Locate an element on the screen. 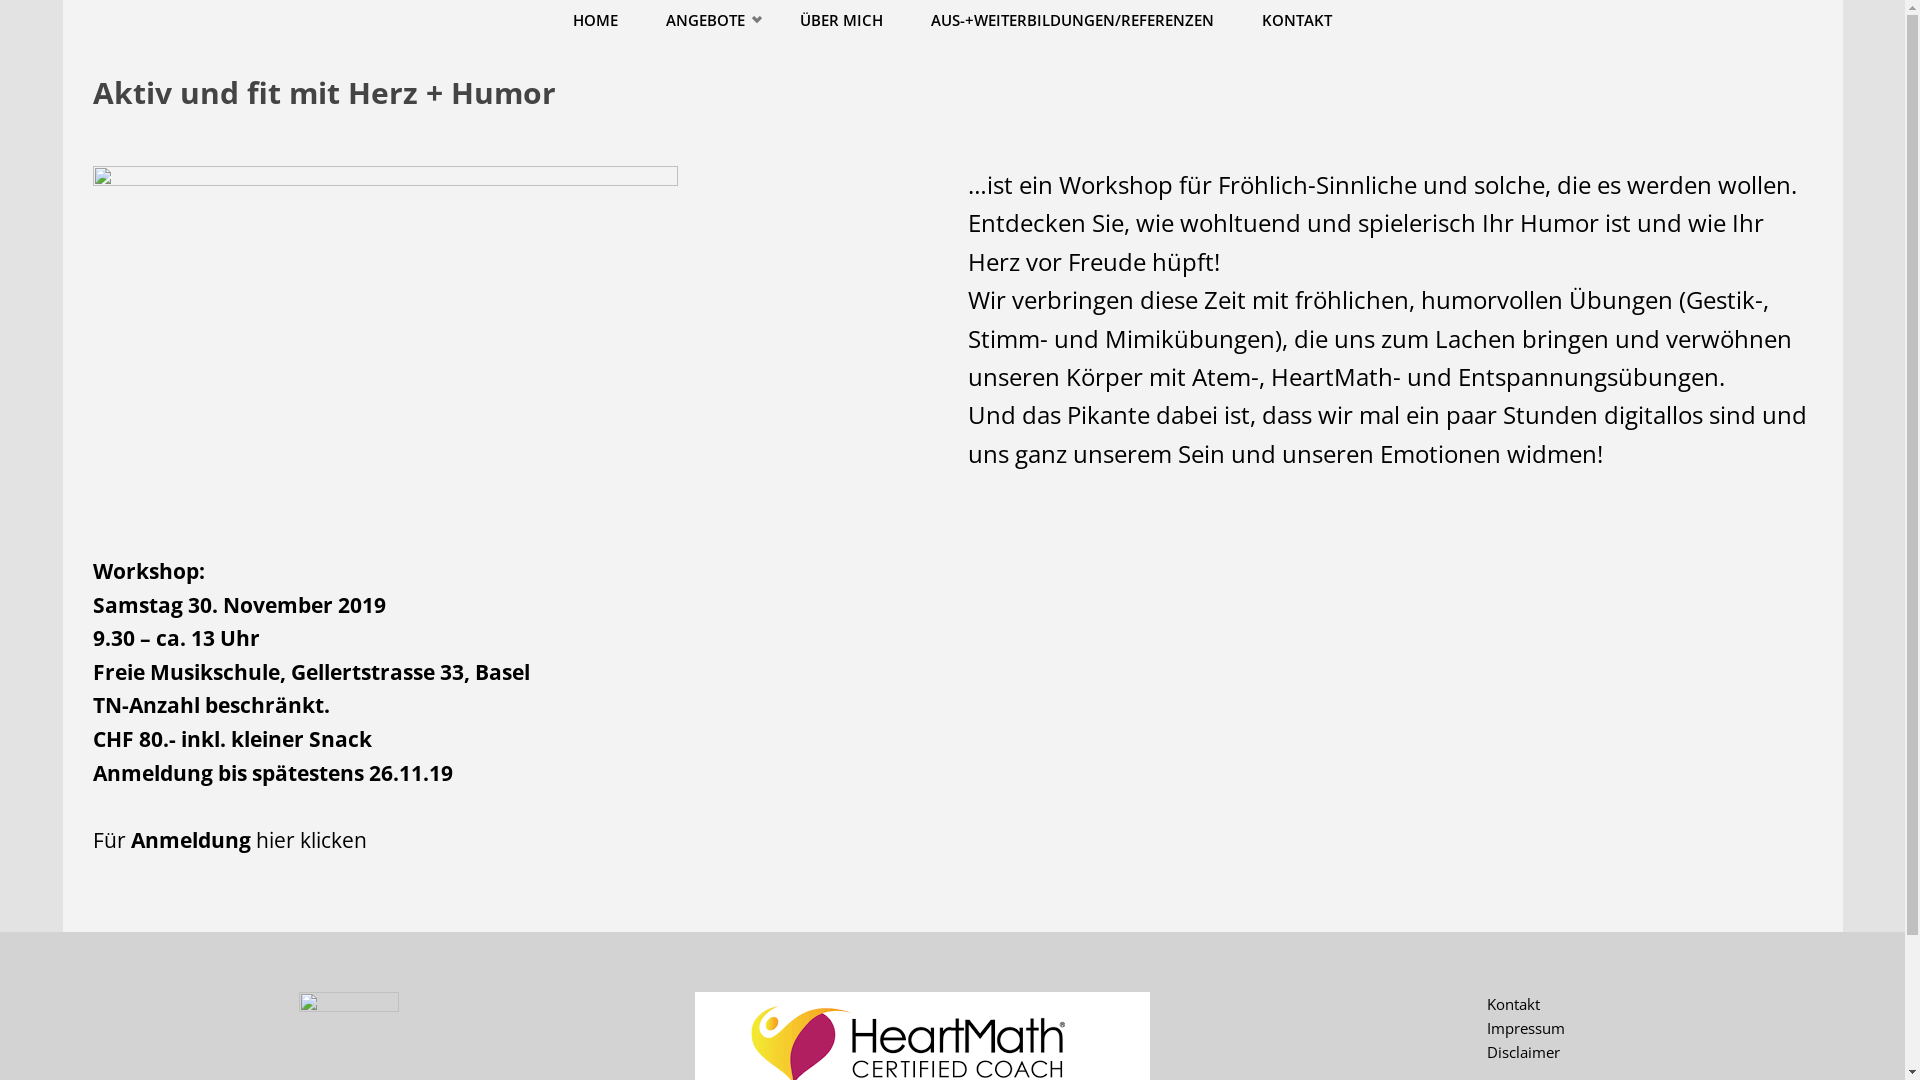 Image resolution: width=1920 pixels, height=1080 pixels. 'hier klicken' is located at coordinates (310, 840).